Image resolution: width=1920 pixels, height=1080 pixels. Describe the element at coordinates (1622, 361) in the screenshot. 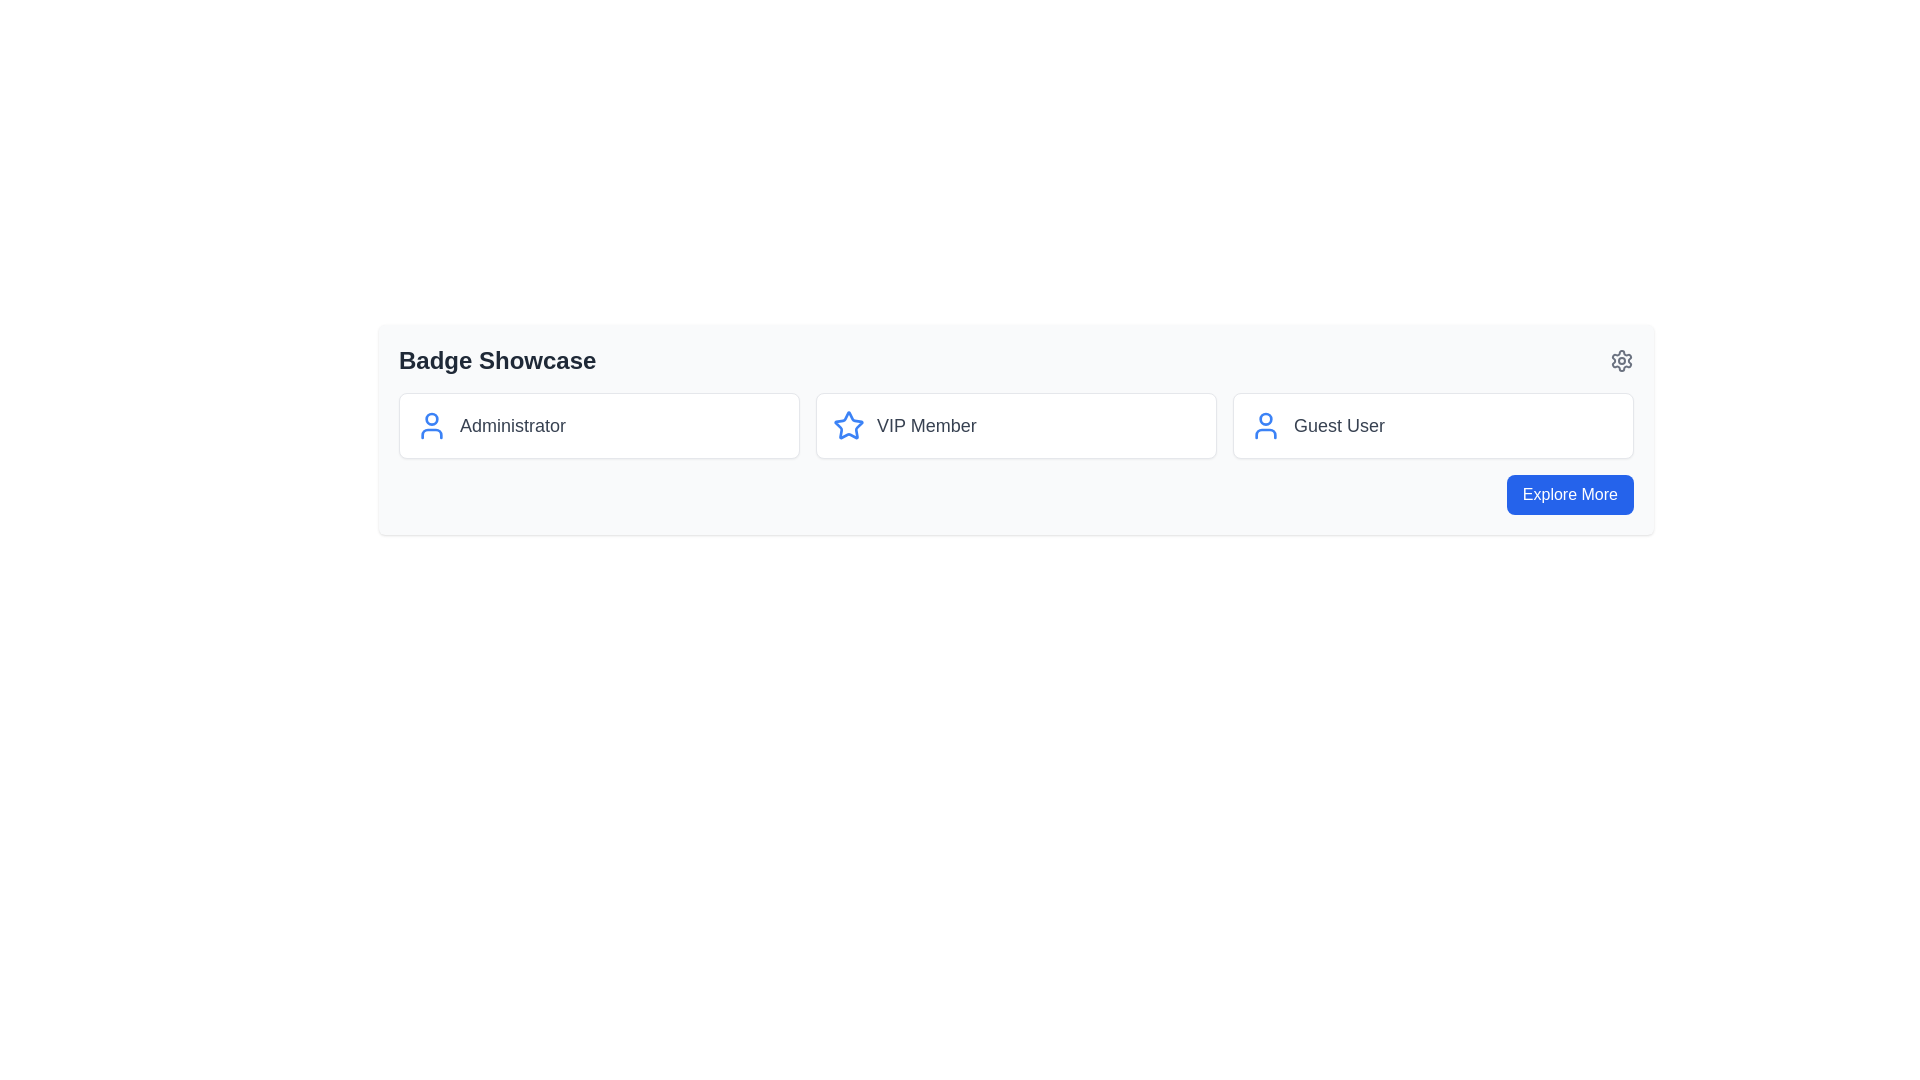

I see `the gear icon located at the far right of the 'Badge Showcase' section` at that location.